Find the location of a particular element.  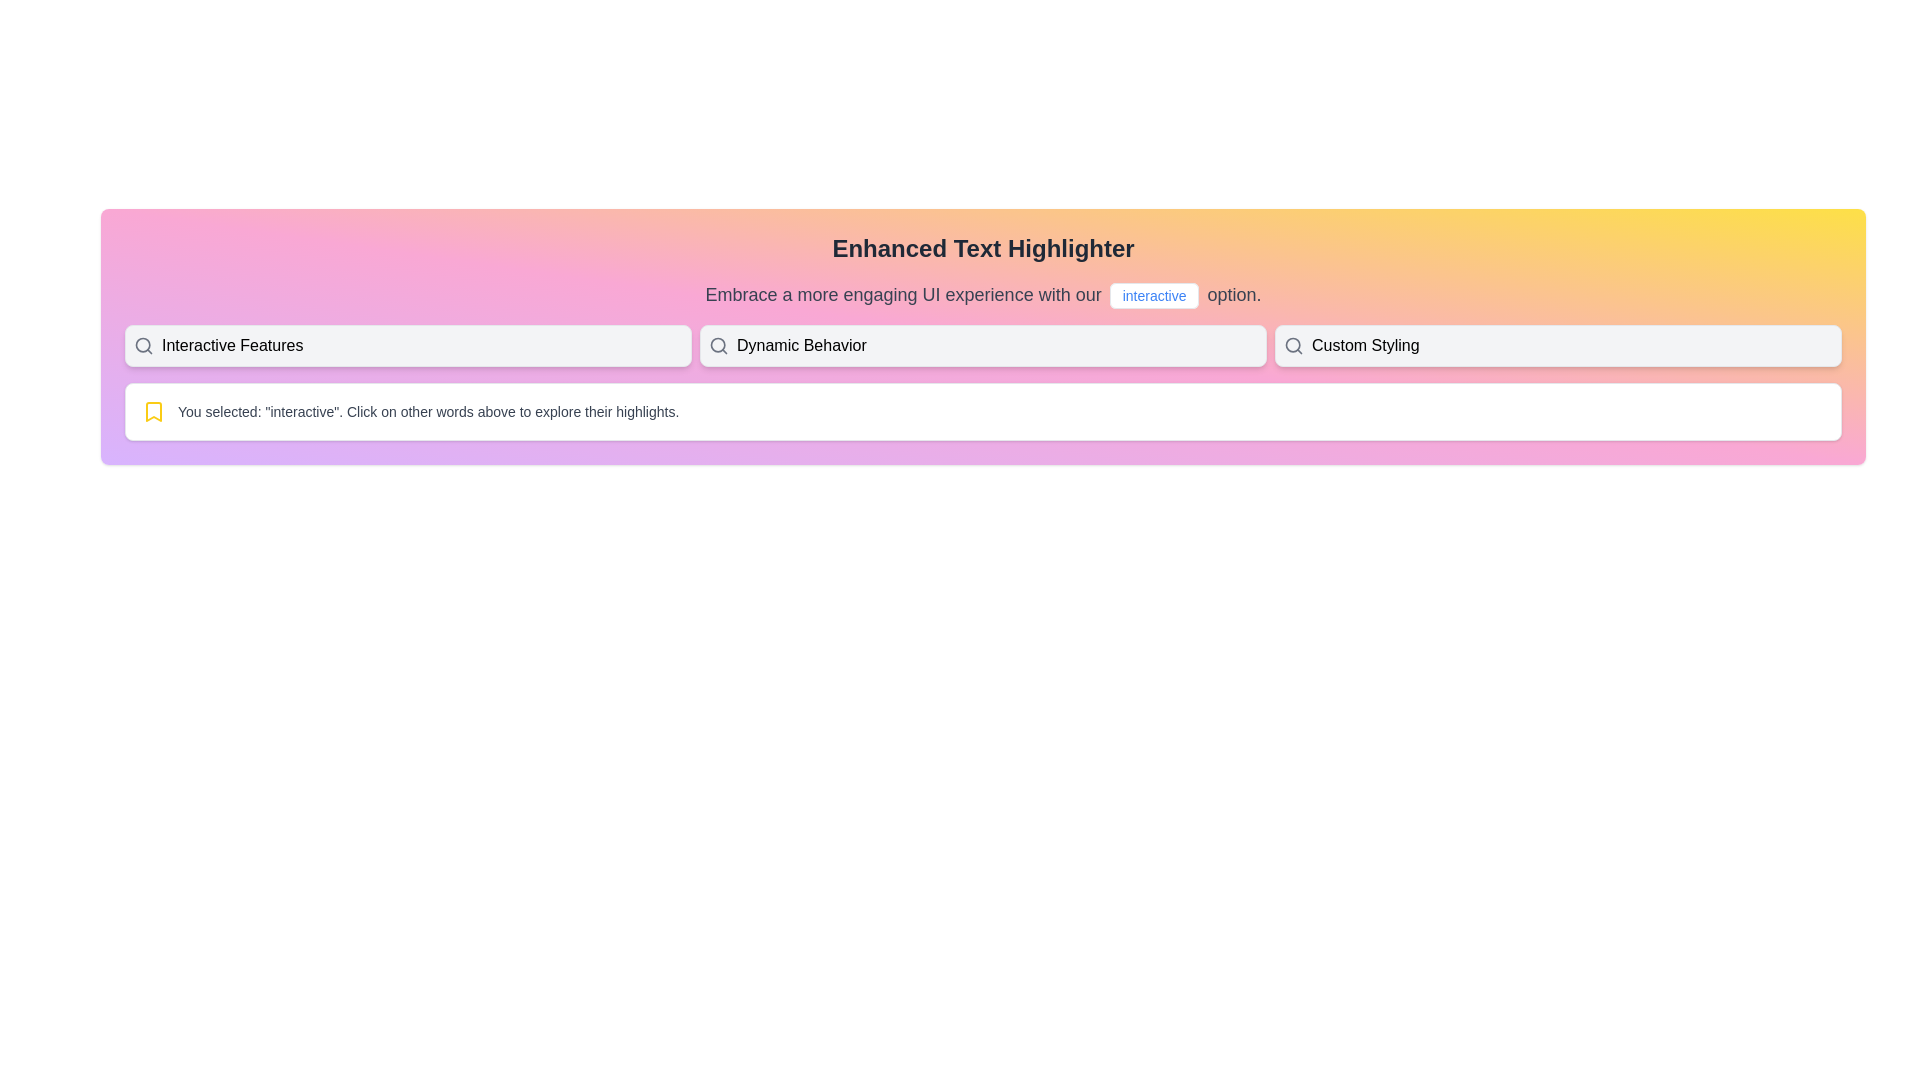

text block displaying the message: 'You selected: "interactive". Click on other words above to explore their highlights.' This text block is styled with a gray font and is prominently displayed below selectable options is located at coordinates (427, 411).